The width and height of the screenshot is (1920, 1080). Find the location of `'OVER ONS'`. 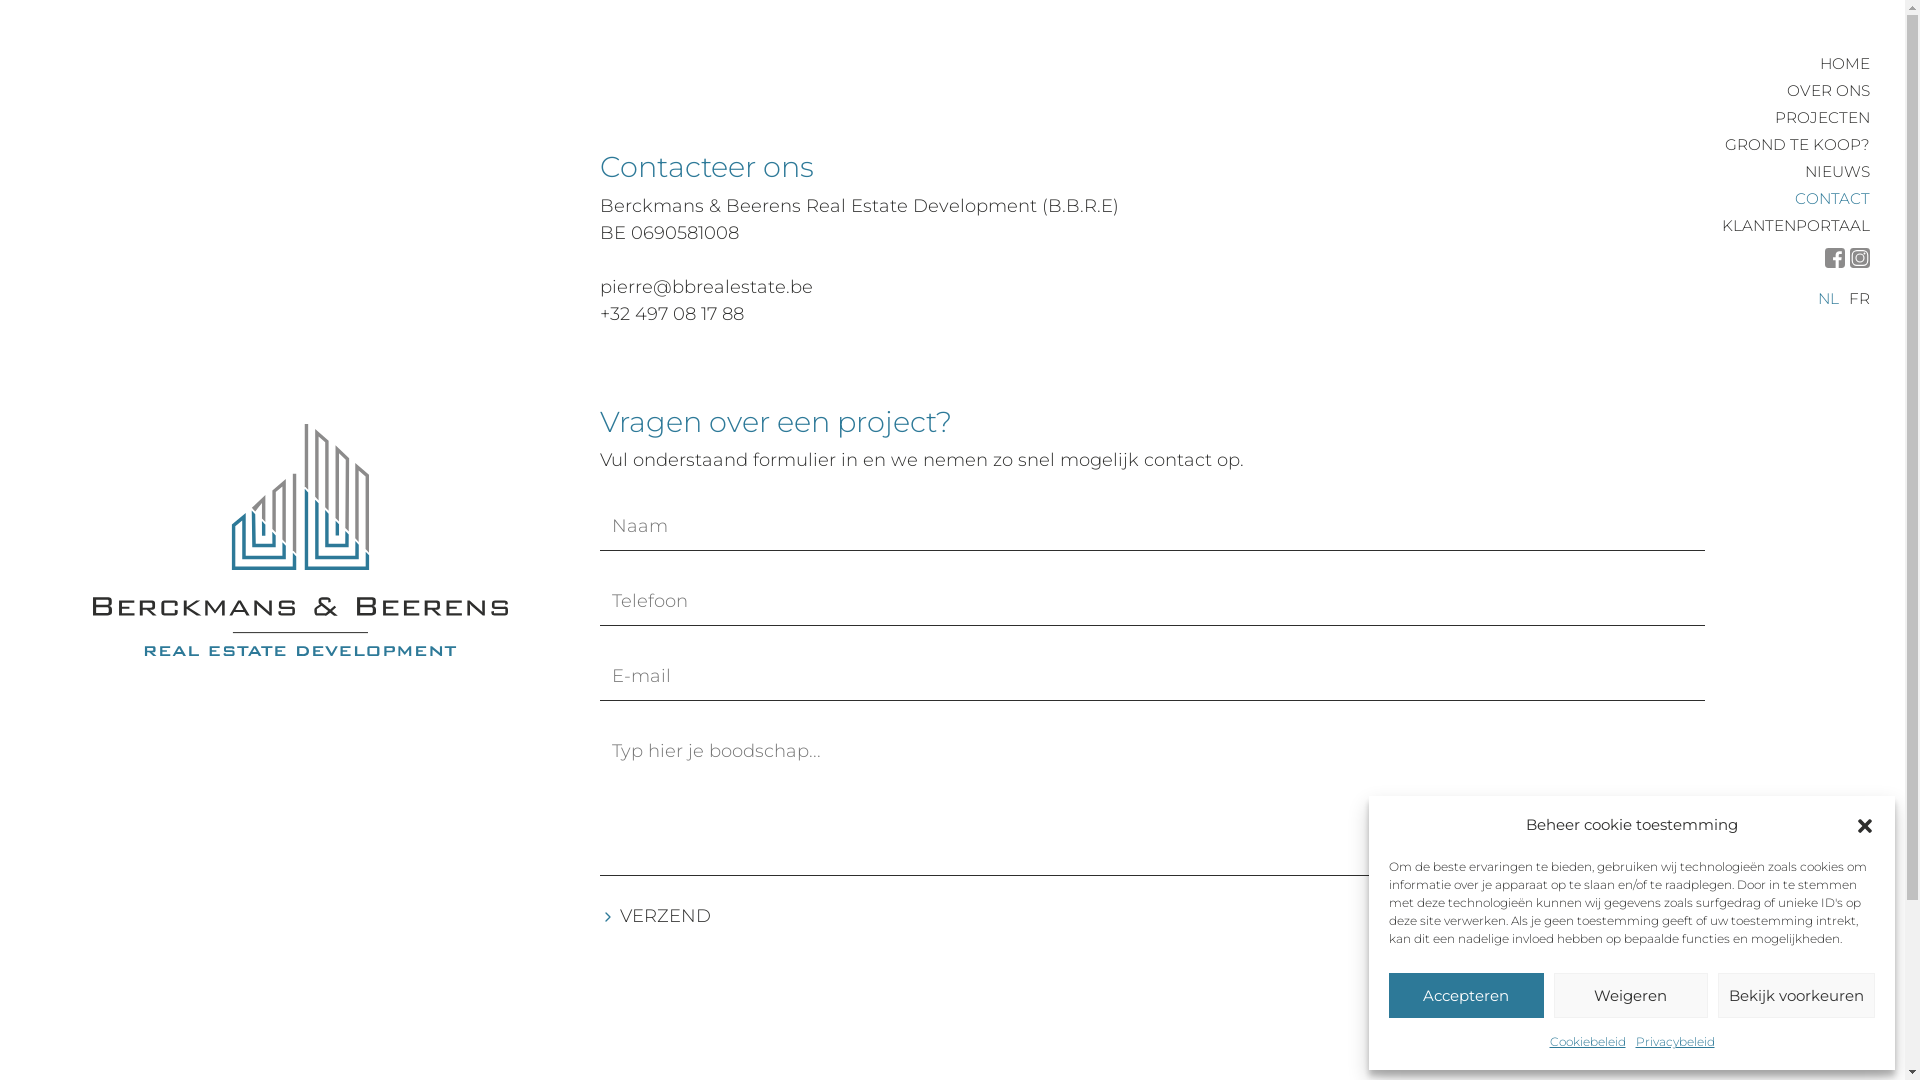

'OVER ONS' is located at coordinates (1828, 90).